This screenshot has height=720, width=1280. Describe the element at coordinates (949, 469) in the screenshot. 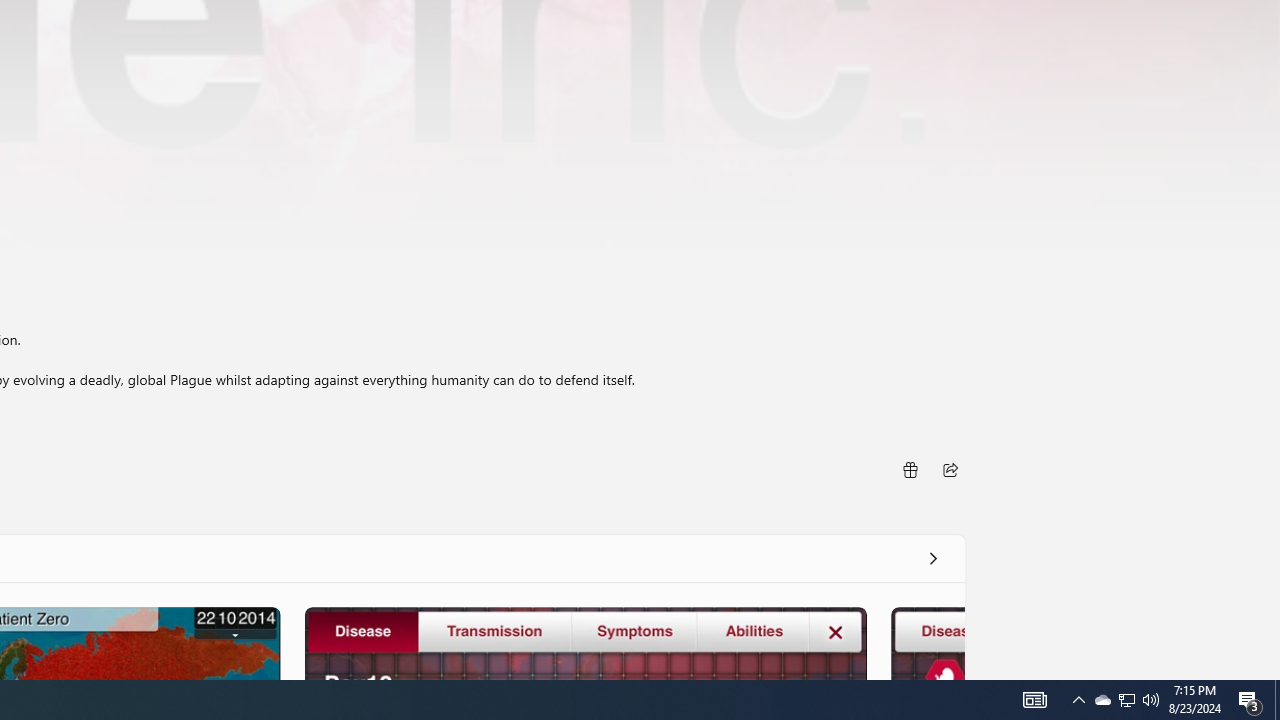

I see `'Share'` at that location.